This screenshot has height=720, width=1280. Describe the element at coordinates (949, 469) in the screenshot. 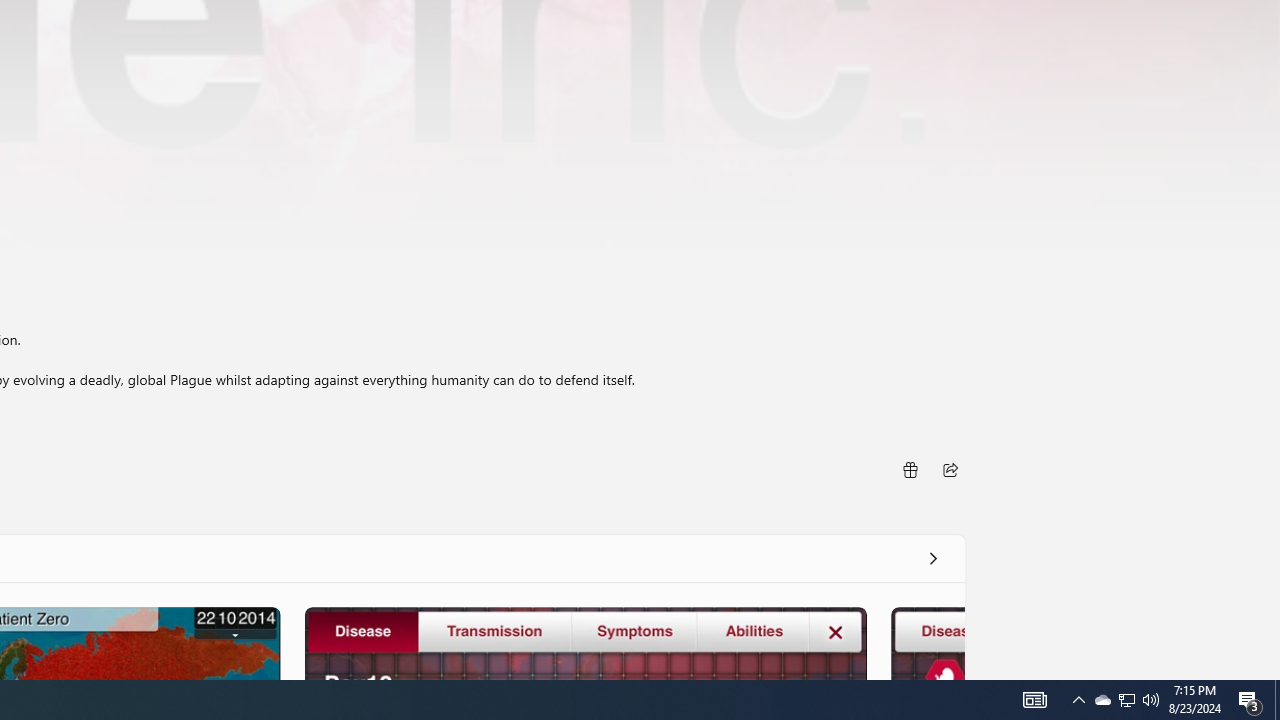

I see `'Share'` at that location.